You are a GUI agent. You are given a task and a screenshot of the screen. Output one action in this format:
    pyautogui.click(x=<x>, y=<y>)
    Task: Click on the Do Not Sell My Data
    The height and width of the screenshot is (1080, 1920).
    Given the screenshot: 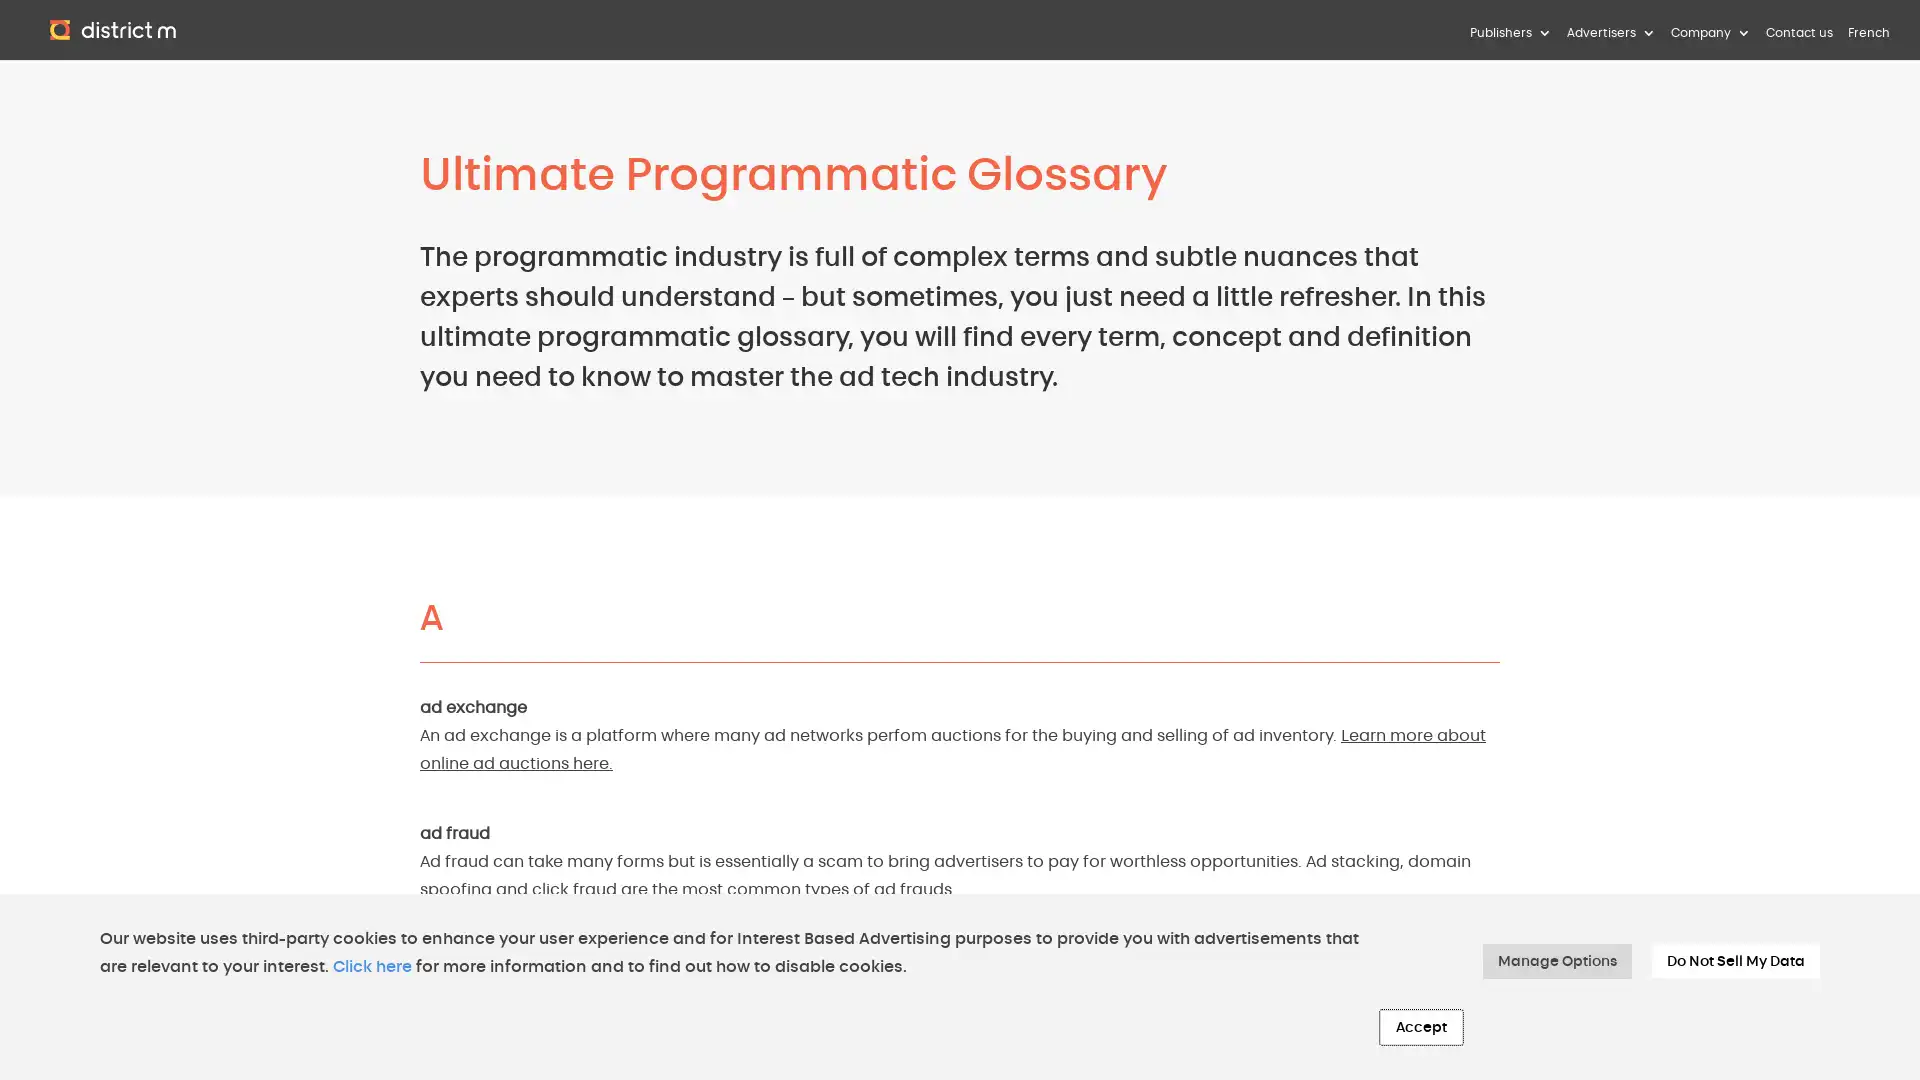 What is the action you would take?
    pyautogui.click(x=1735, y=960)
    